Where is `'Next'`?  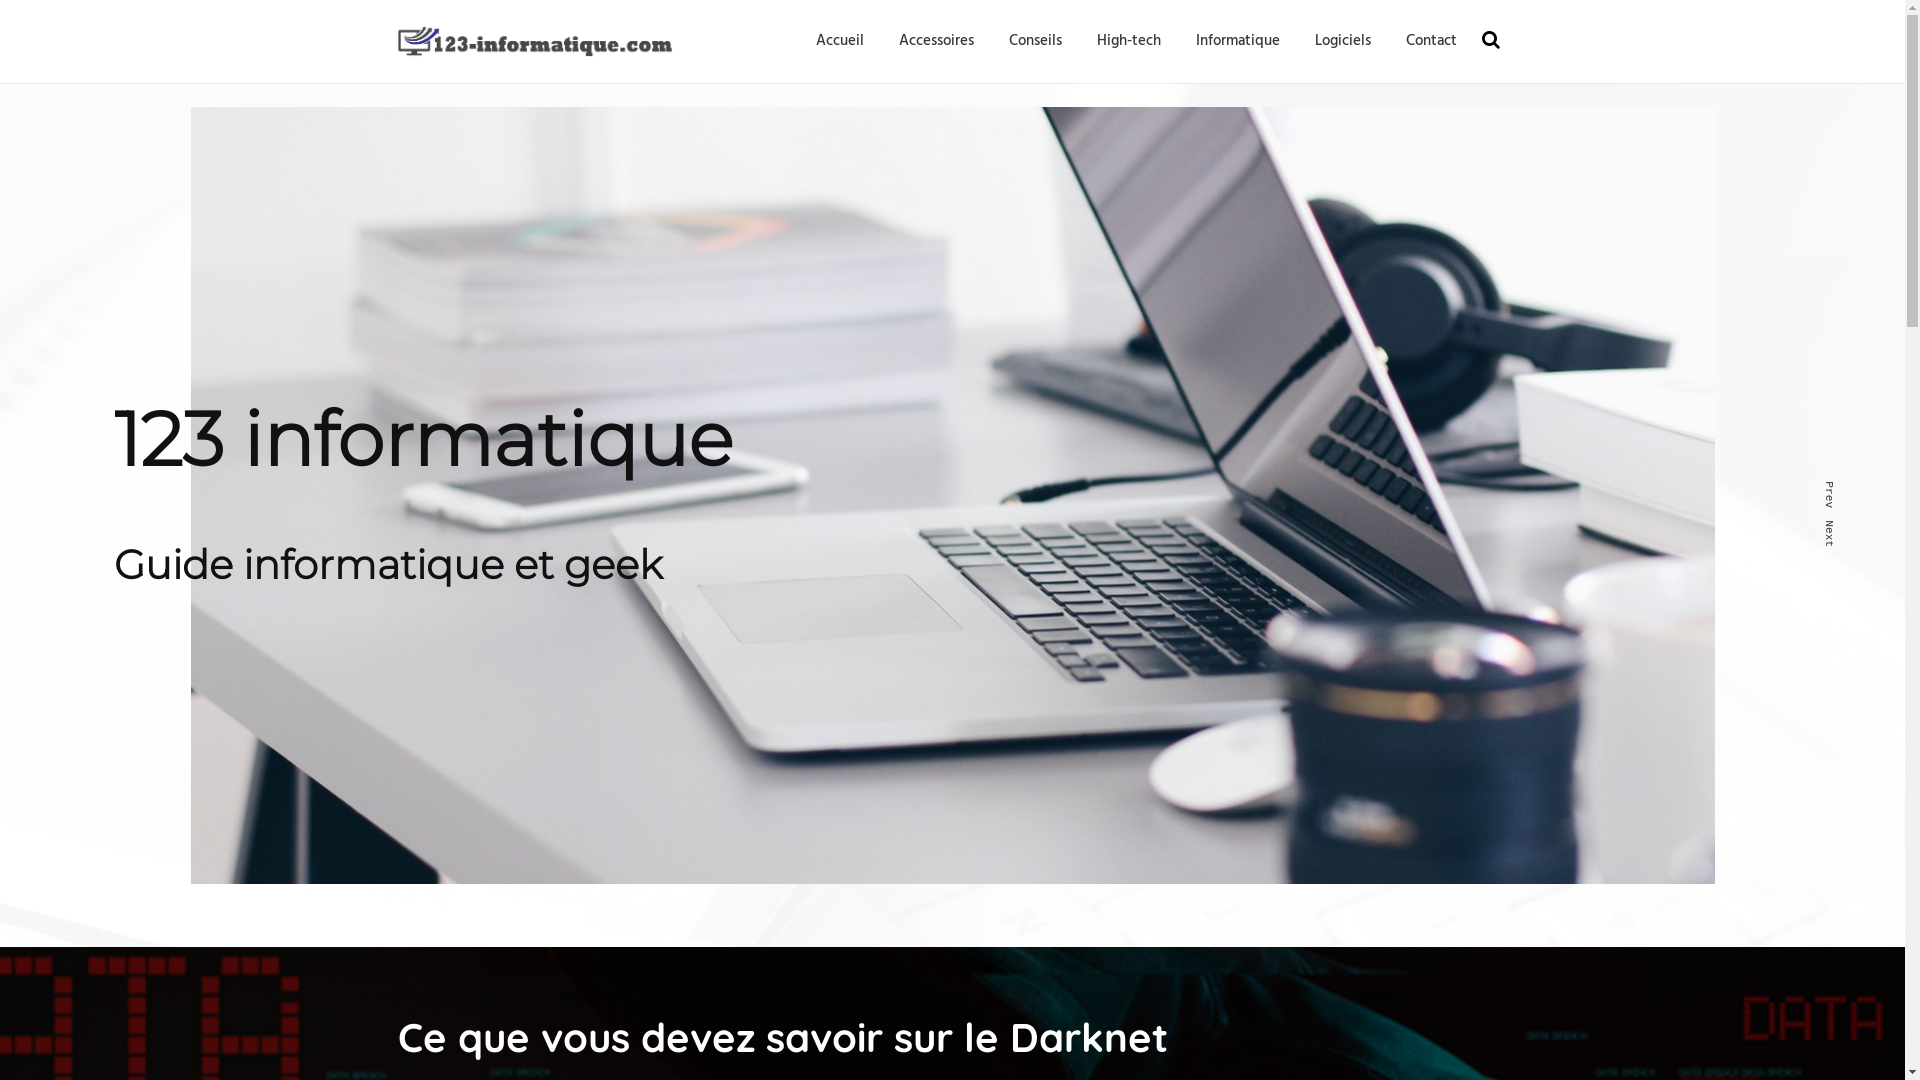 'Next' is located at coordinates (1836, 524).